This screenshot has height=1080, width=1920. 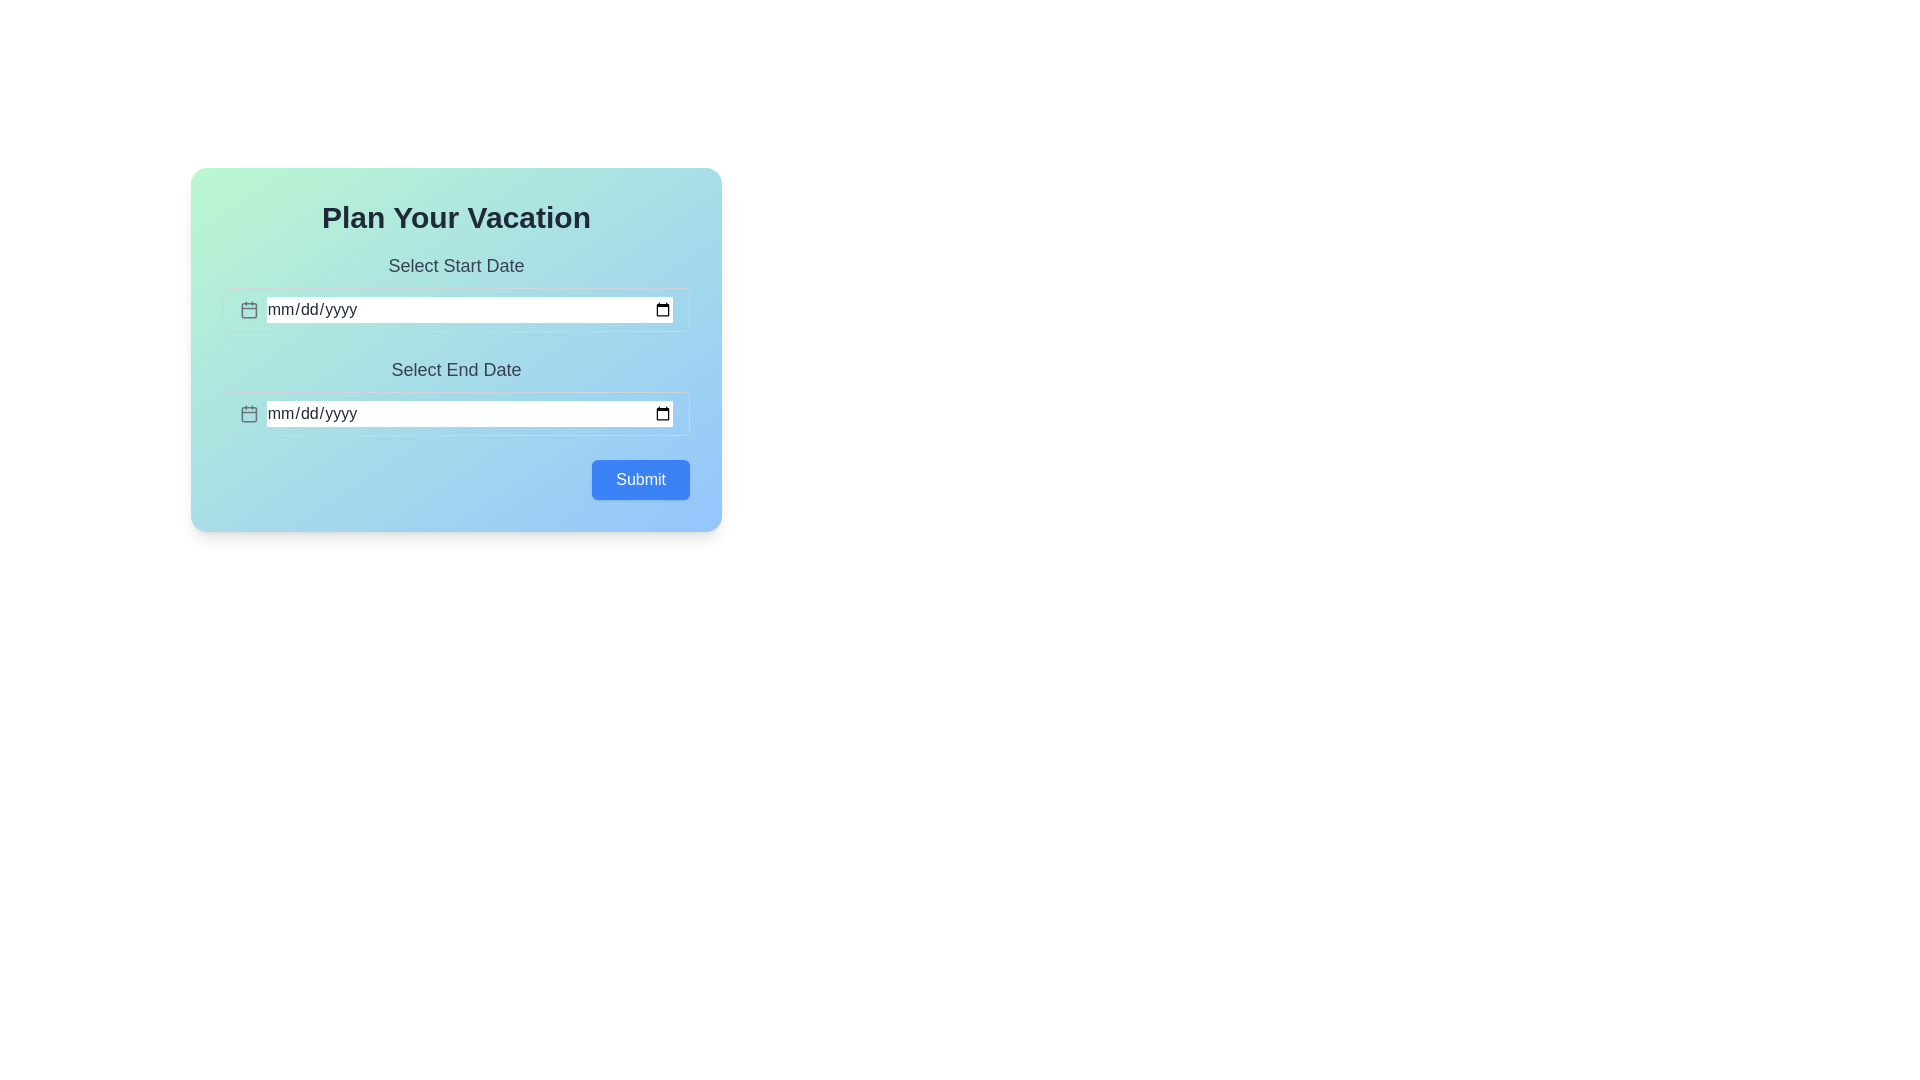 I want to click on the Date input field labeled 'Select Start Date', so click(x=455, y=292).